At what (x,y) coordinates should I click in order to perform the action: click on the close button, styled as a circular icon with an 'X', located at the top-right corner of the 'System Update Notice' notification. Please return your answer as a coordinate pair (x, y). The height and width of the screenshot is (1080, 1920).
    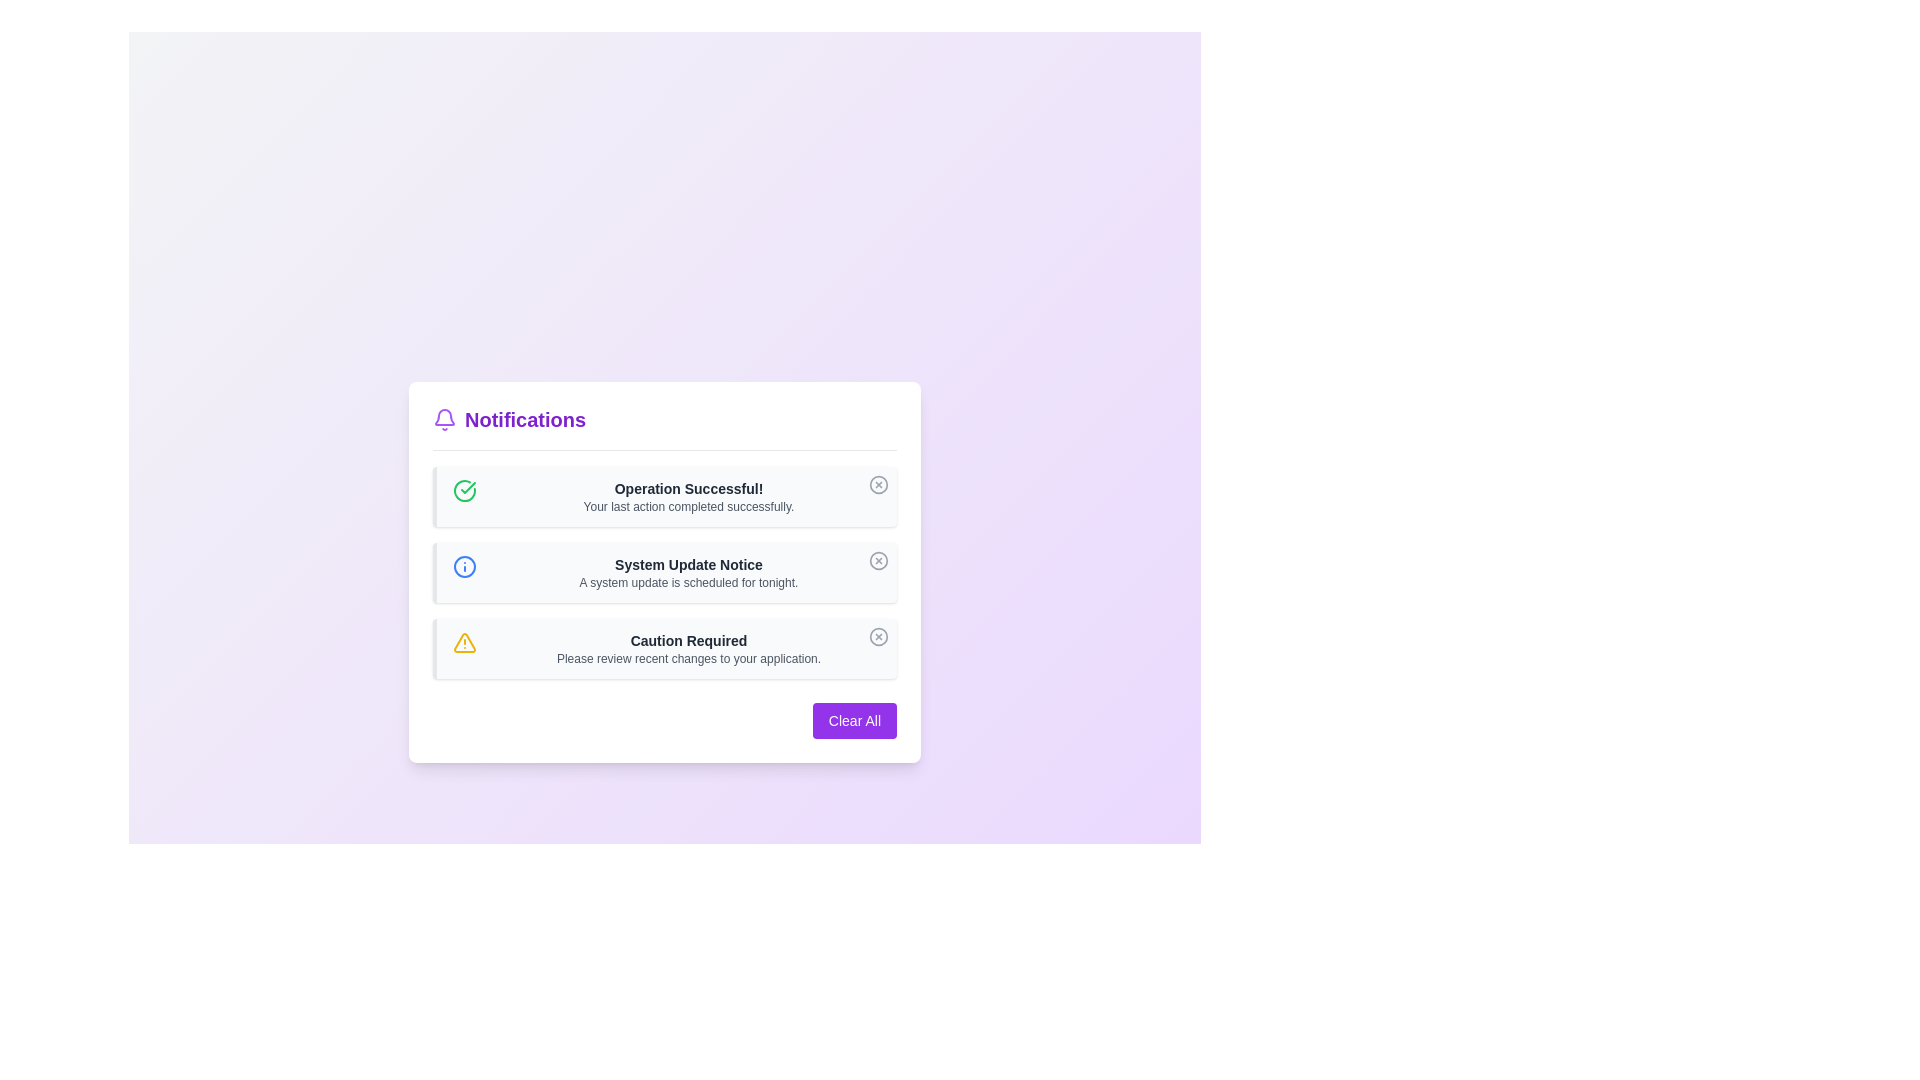
    Looking at the image, I should click on (878, 560).